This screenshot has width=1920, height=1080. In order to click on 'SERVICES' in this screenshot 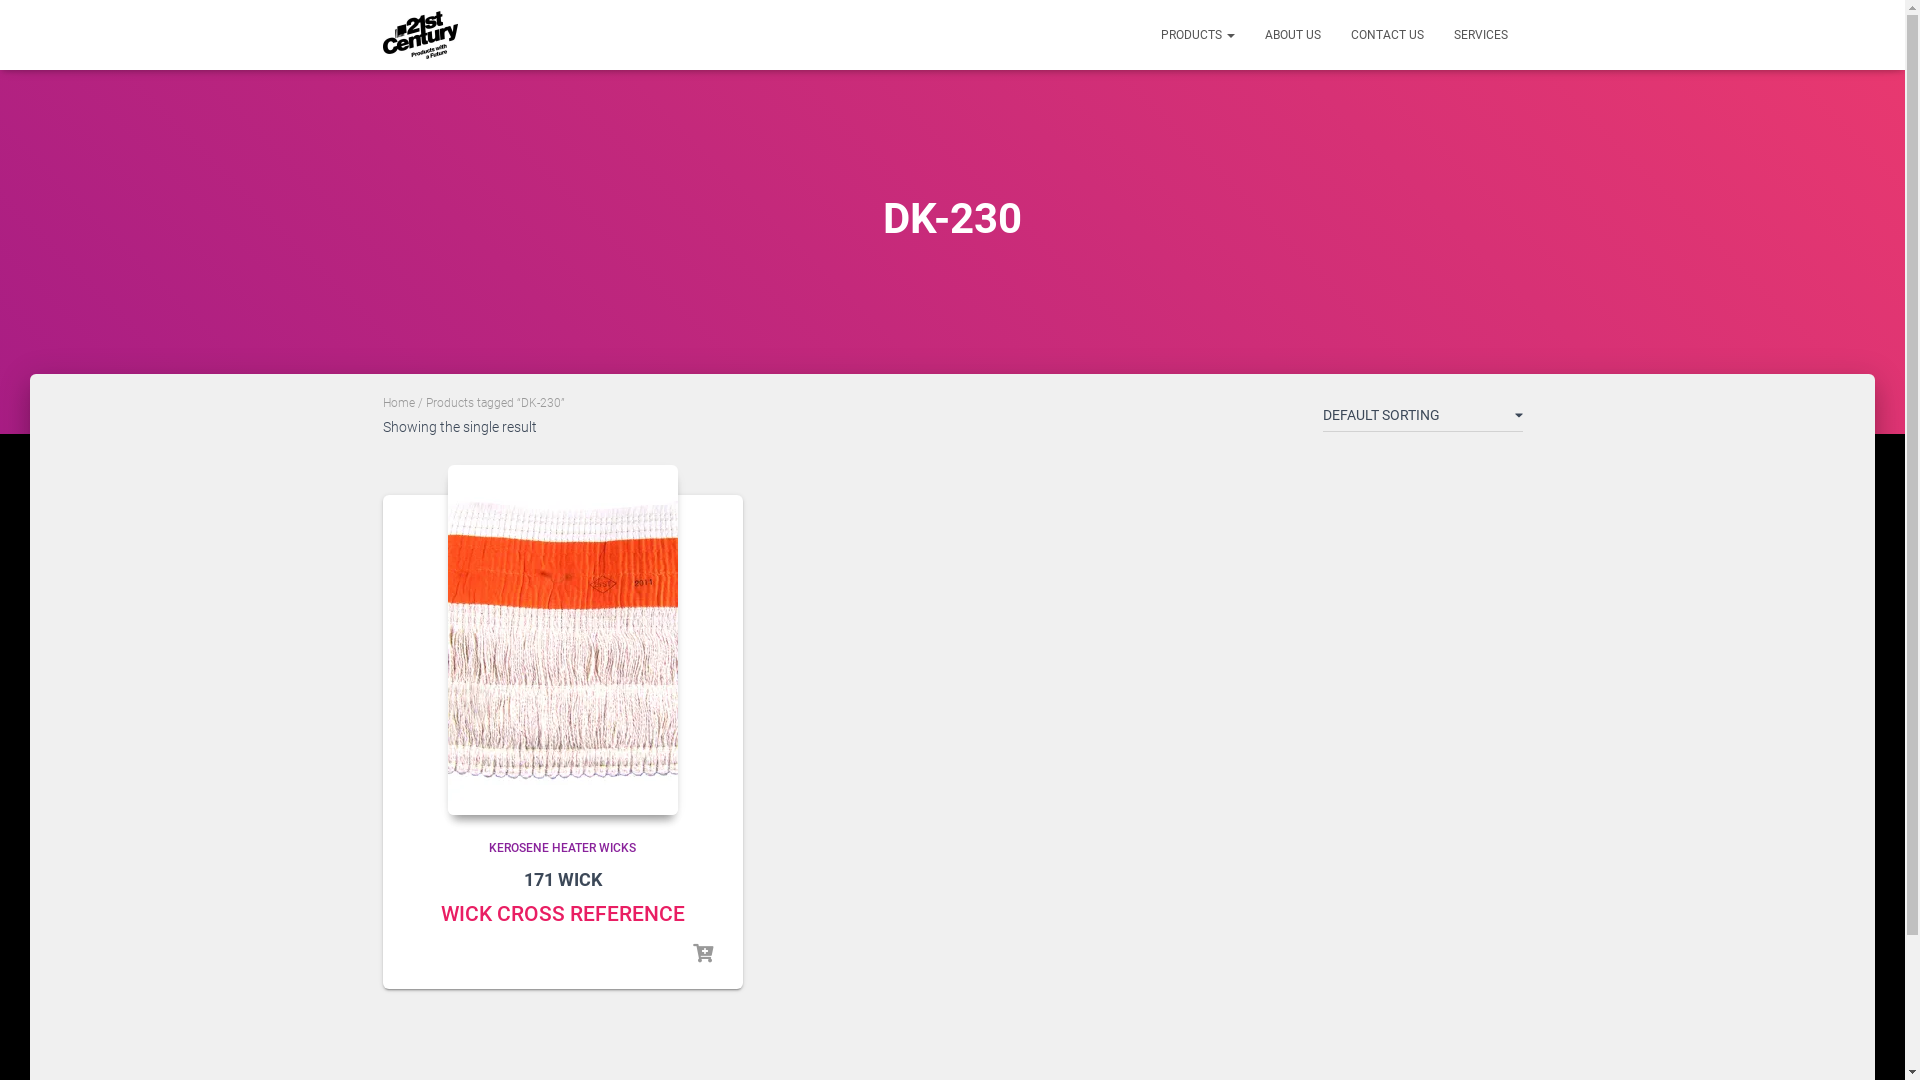, I will do `click(1479, 34)`.